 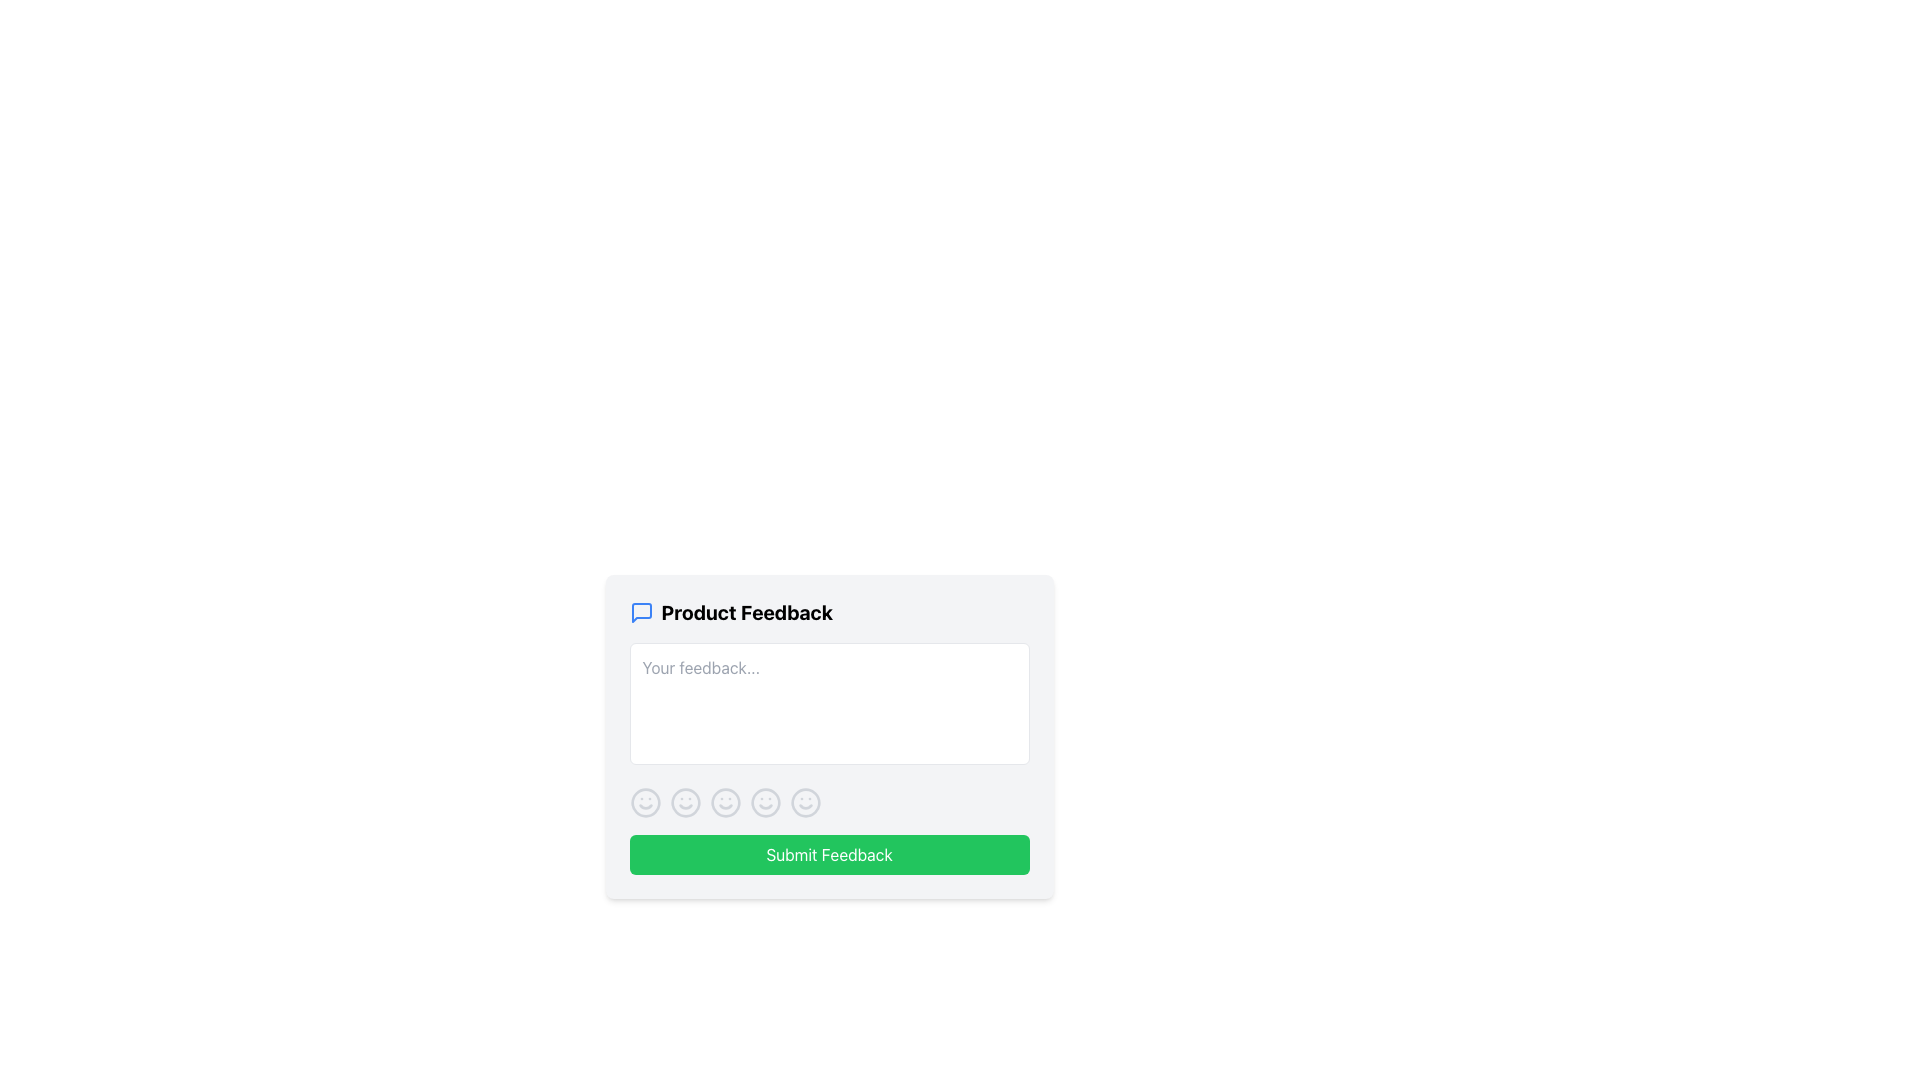 What do you see at coordinates (764, 801) in the screenshot?
I see `the neutral sentiment rating icon, which is the fourth of five aligned icons below the feedback text area in the feedback section` at bounding box center [764, 801].